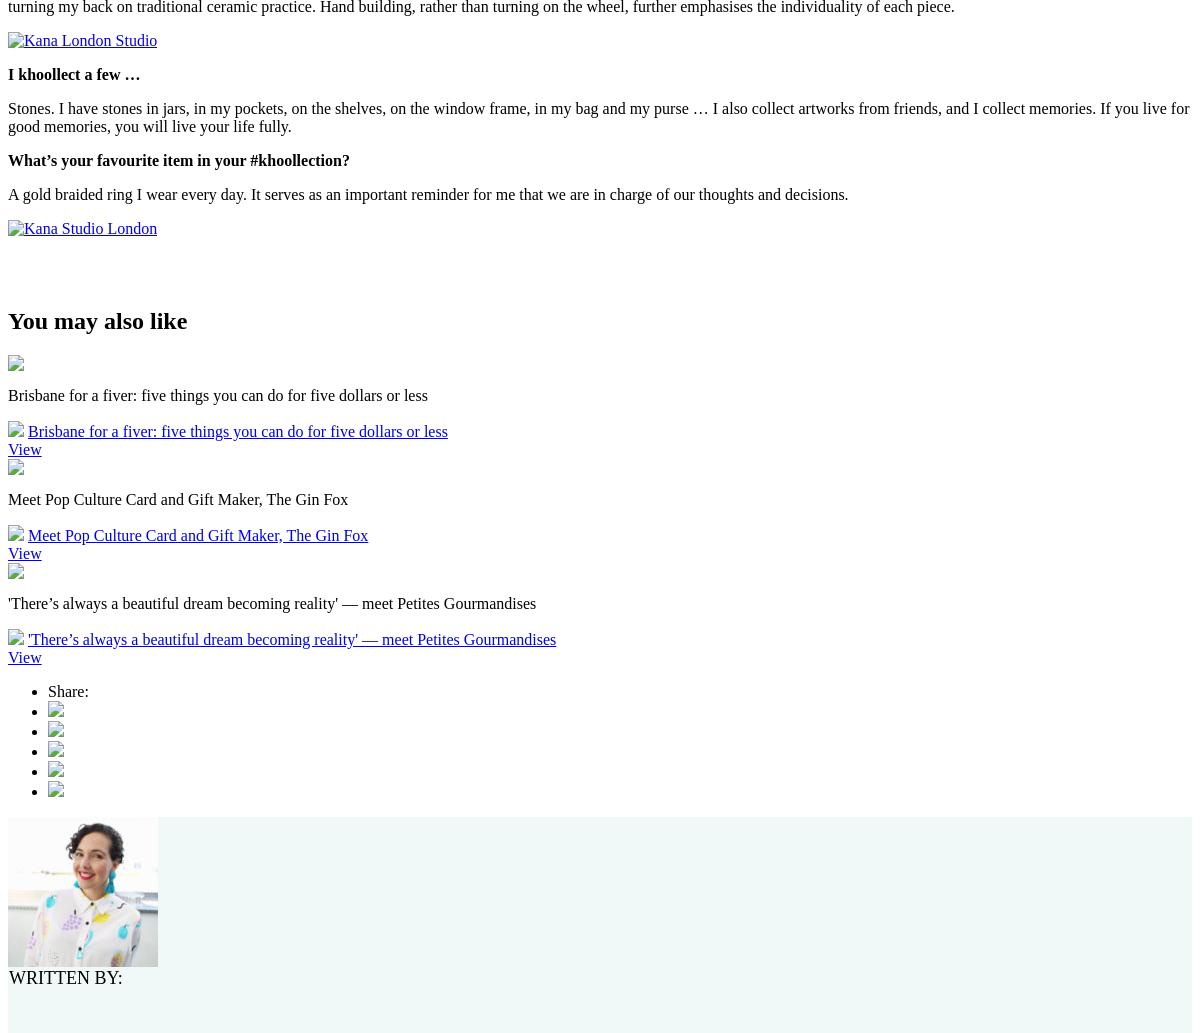 The image size is (1200, 1033). I want to click on 'I khoollect a few …', so click(74, 73).